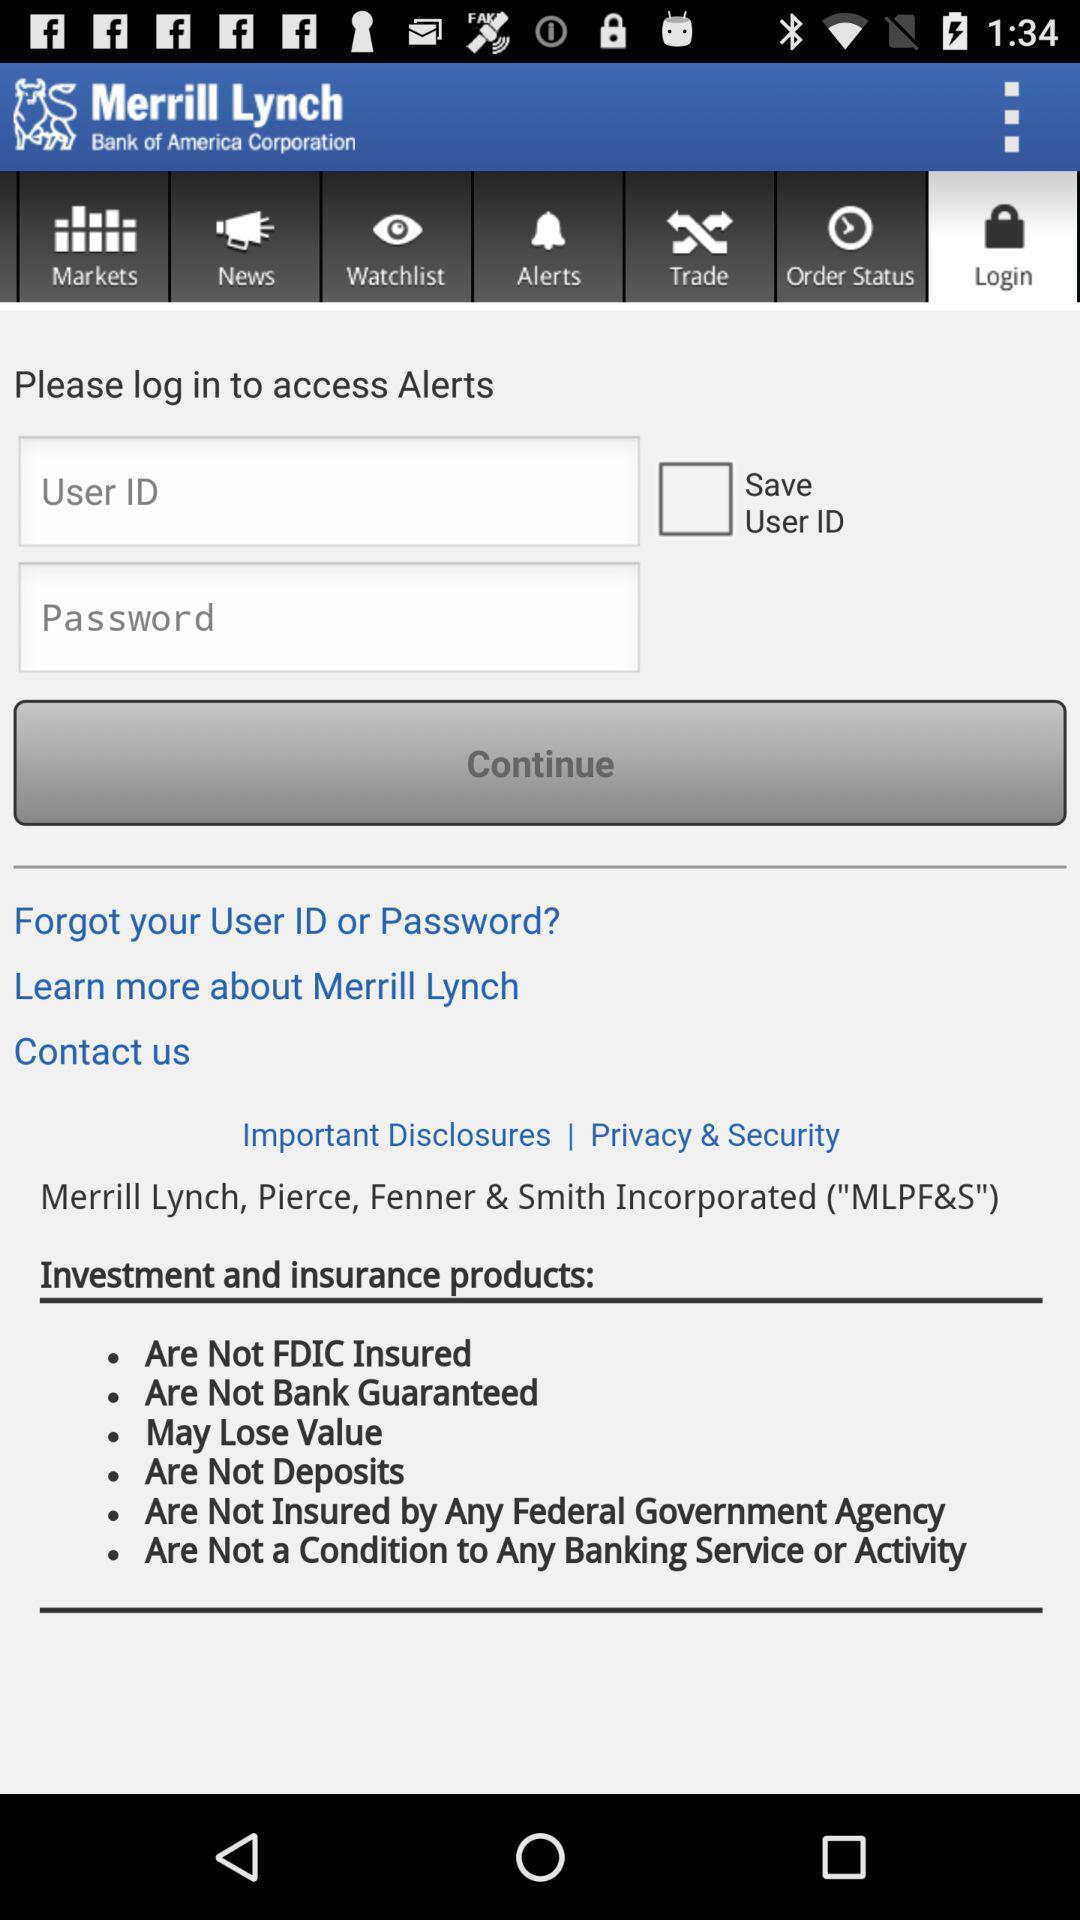 This screenshot has height=1920, width=1080. What do you see at coordinates (698, 252) in the screenshot?
I see `the fullscreen icon` at bounding box center [698, 252].